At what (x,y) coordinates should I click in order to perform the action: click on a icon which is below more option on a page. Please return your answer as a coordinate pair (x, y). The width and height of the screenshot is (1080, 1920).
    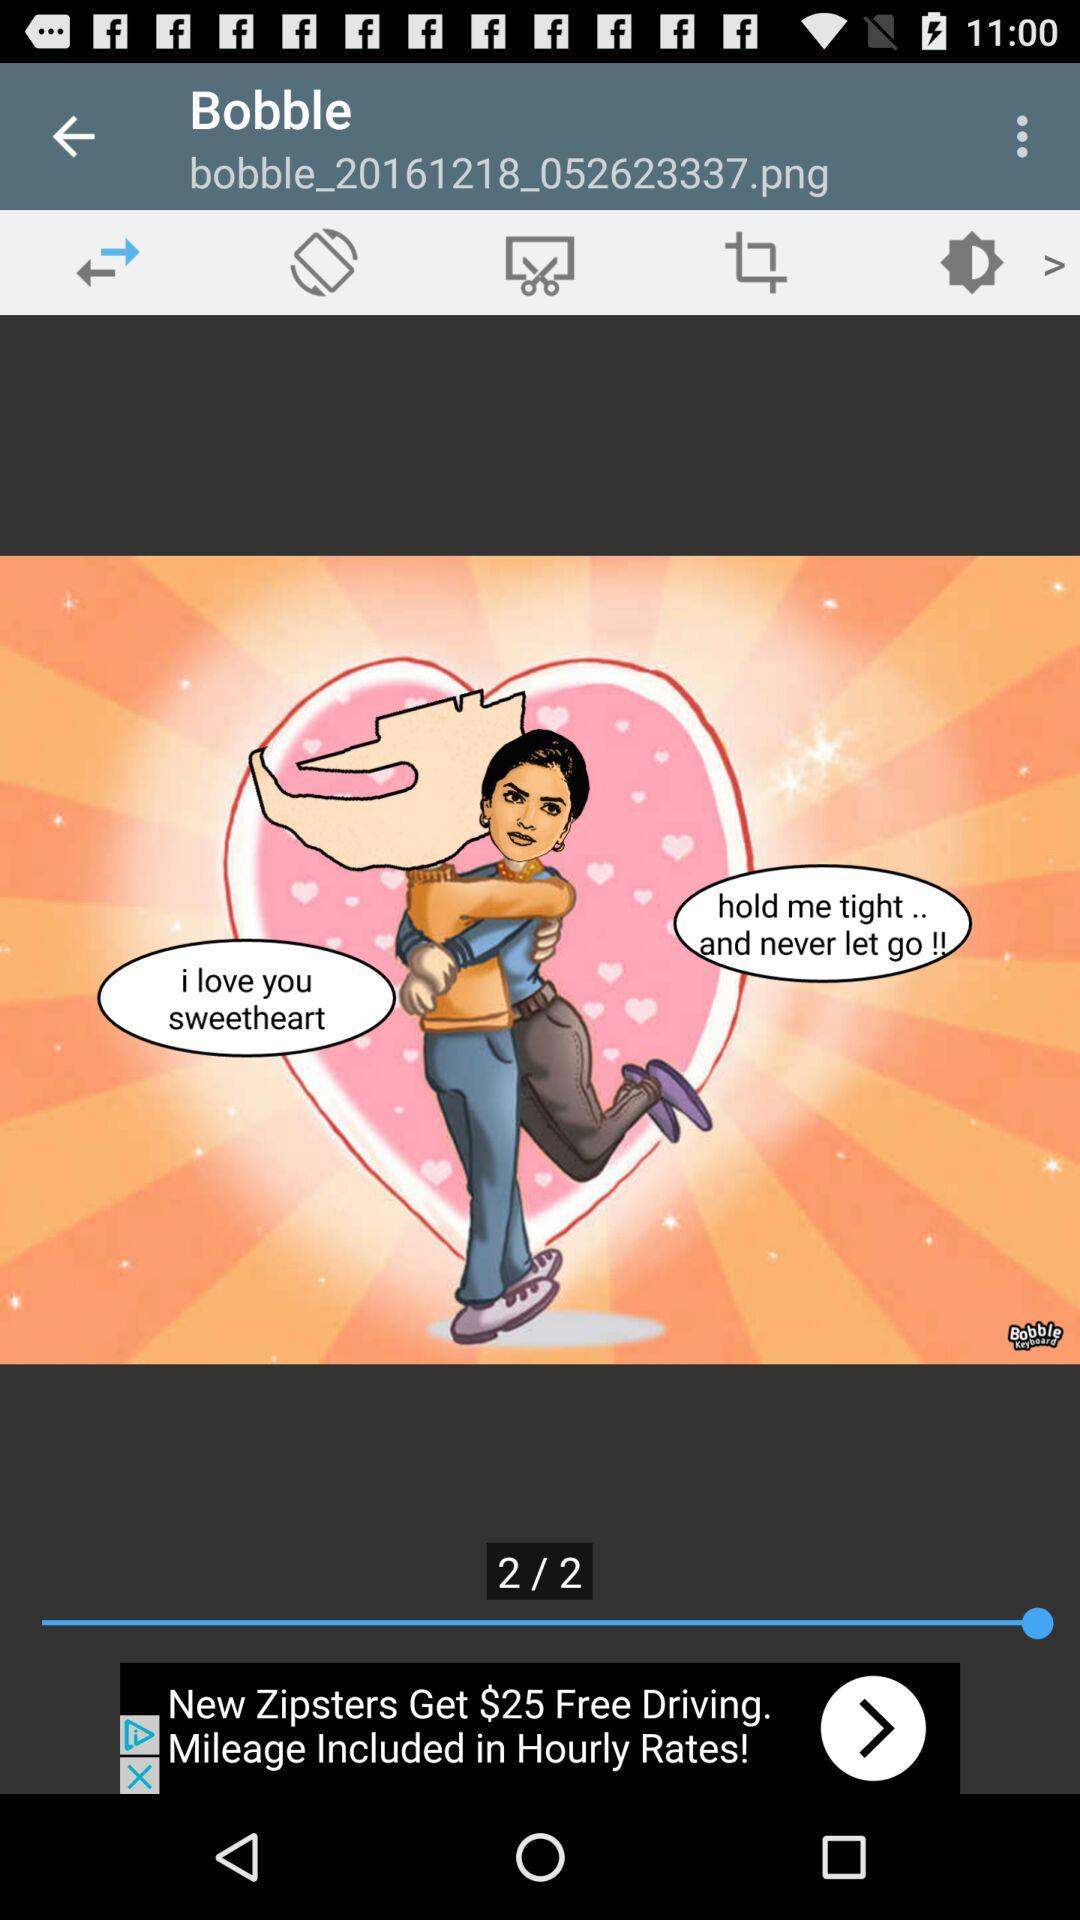
    Looking at the image, I should click on (971, 261).